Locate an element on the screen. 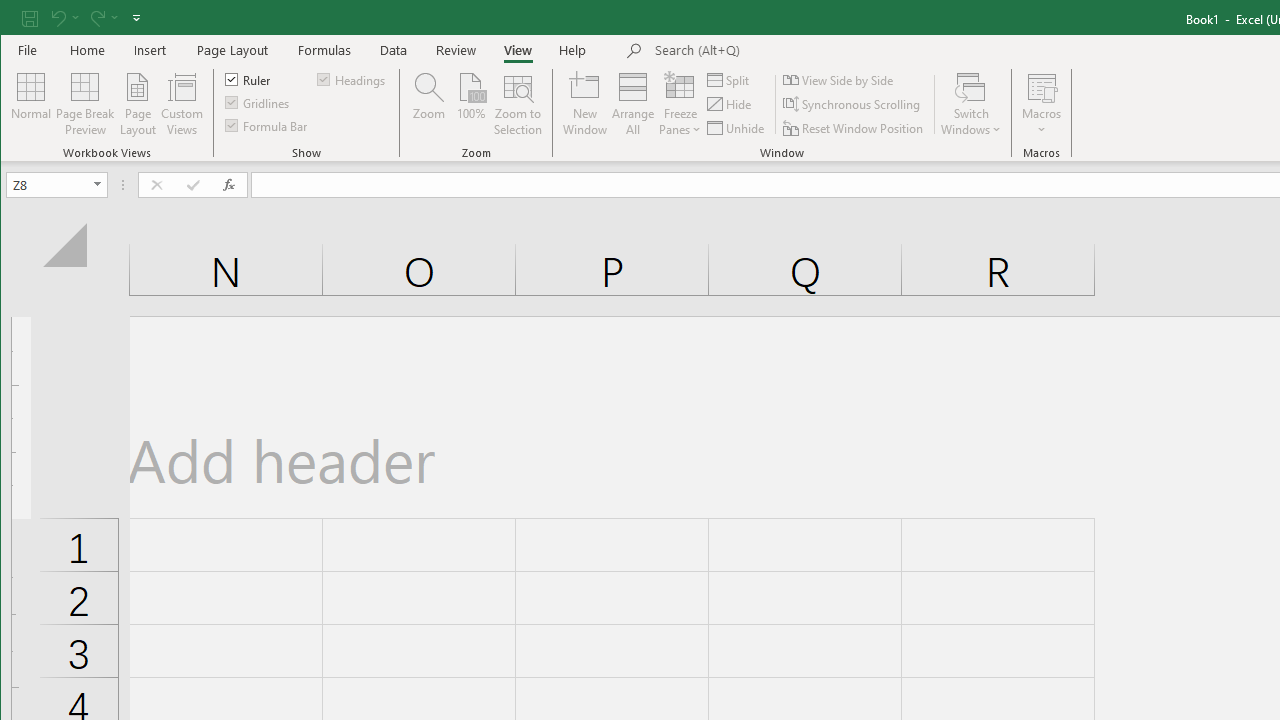  'Freeze Panes' is located at coordinates (680, 104).